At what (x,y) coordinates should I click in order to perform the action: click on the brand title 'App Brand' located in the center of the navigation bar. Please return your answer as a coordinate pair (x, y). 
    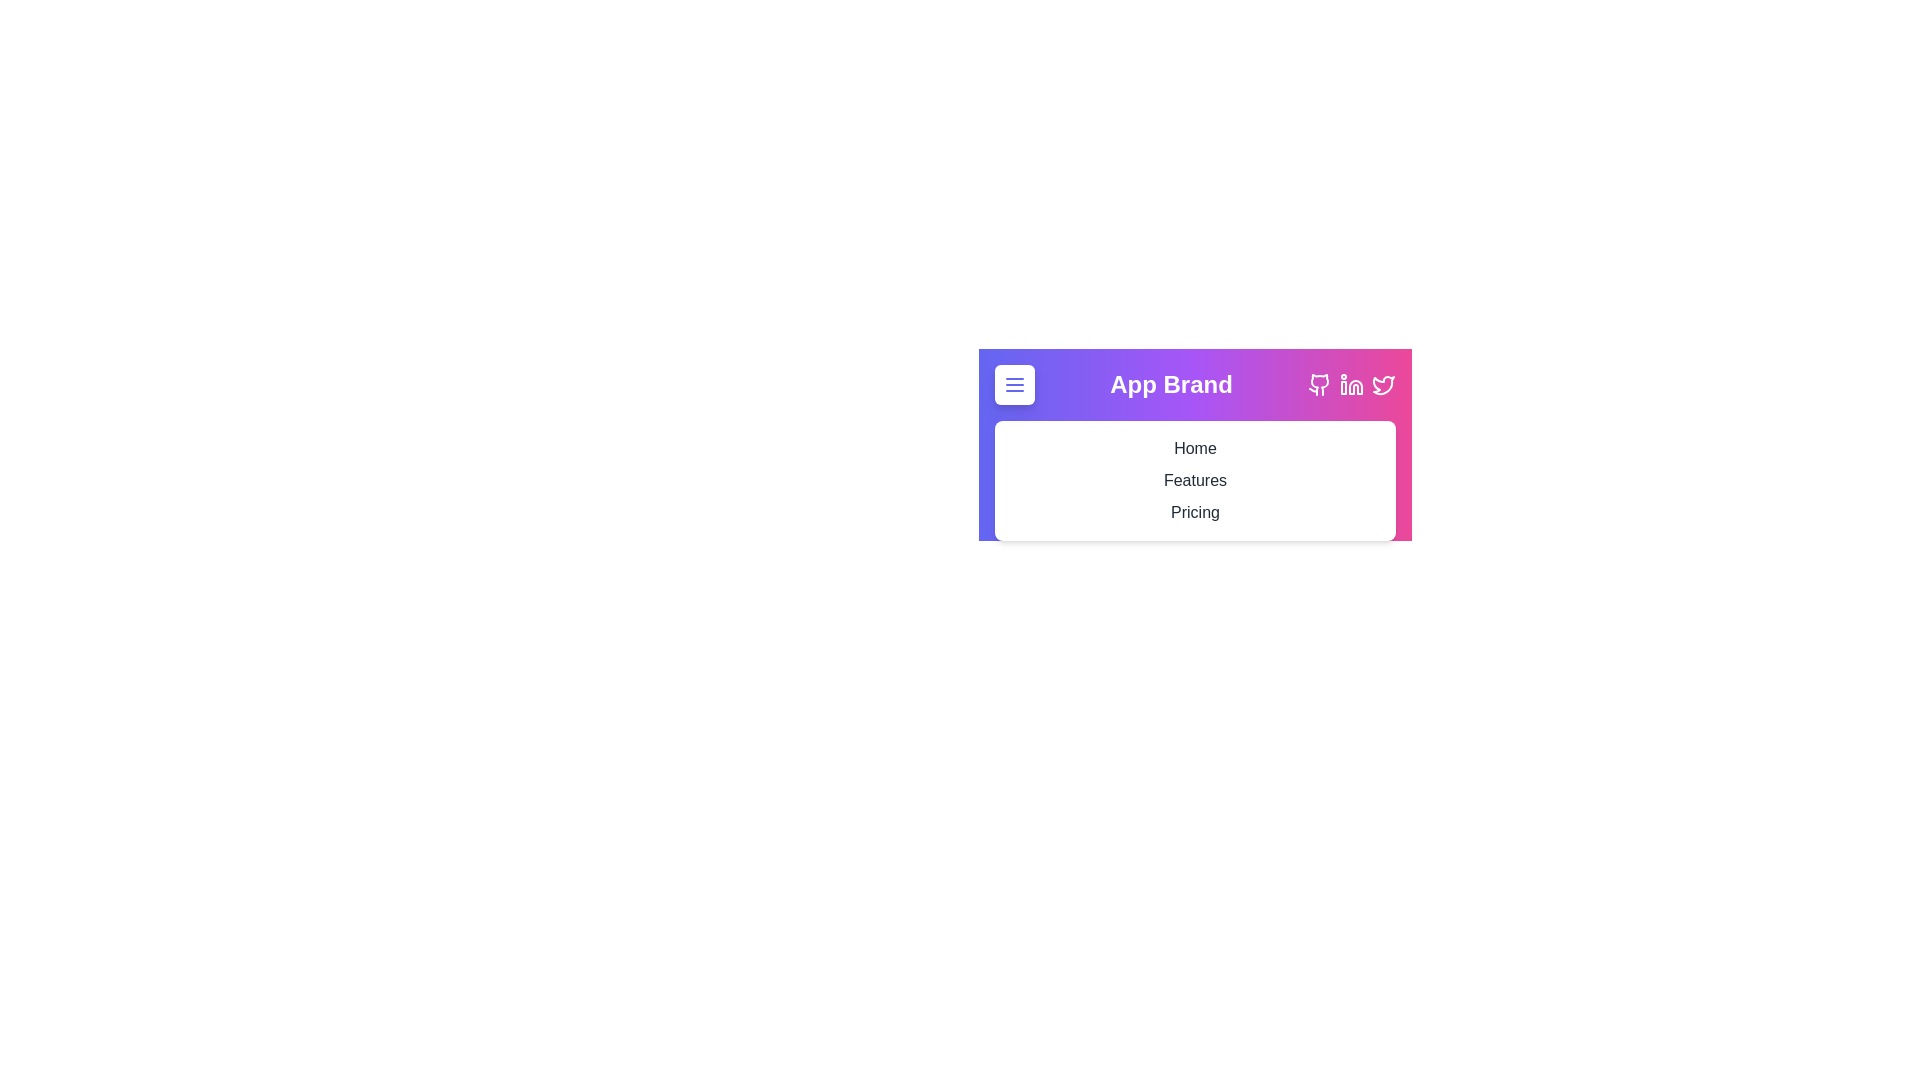
    Looking at the image, I should click on (1171, 385).